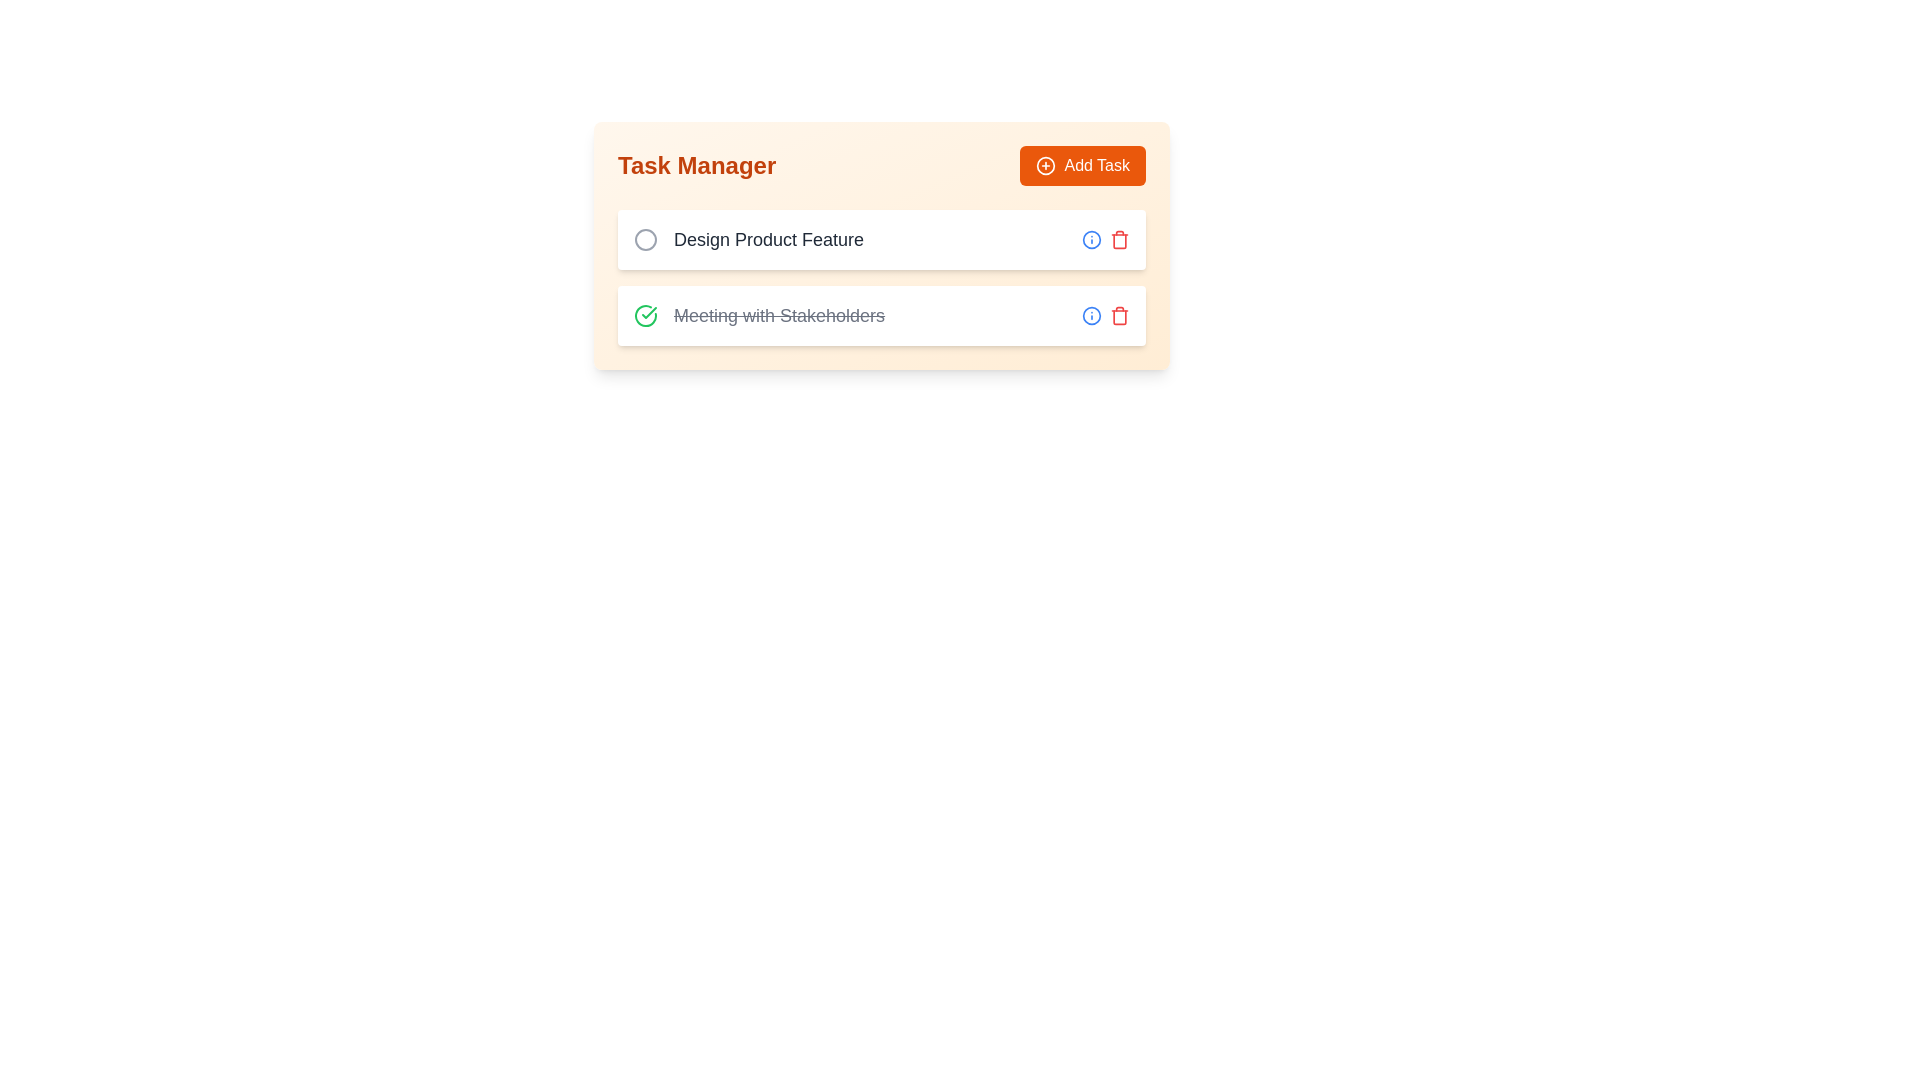 The image size is (1920, 1080). What do you see at coordinates (747, 238) in the screenshot?
I see `the task item display` at bounding box center [747, 238].